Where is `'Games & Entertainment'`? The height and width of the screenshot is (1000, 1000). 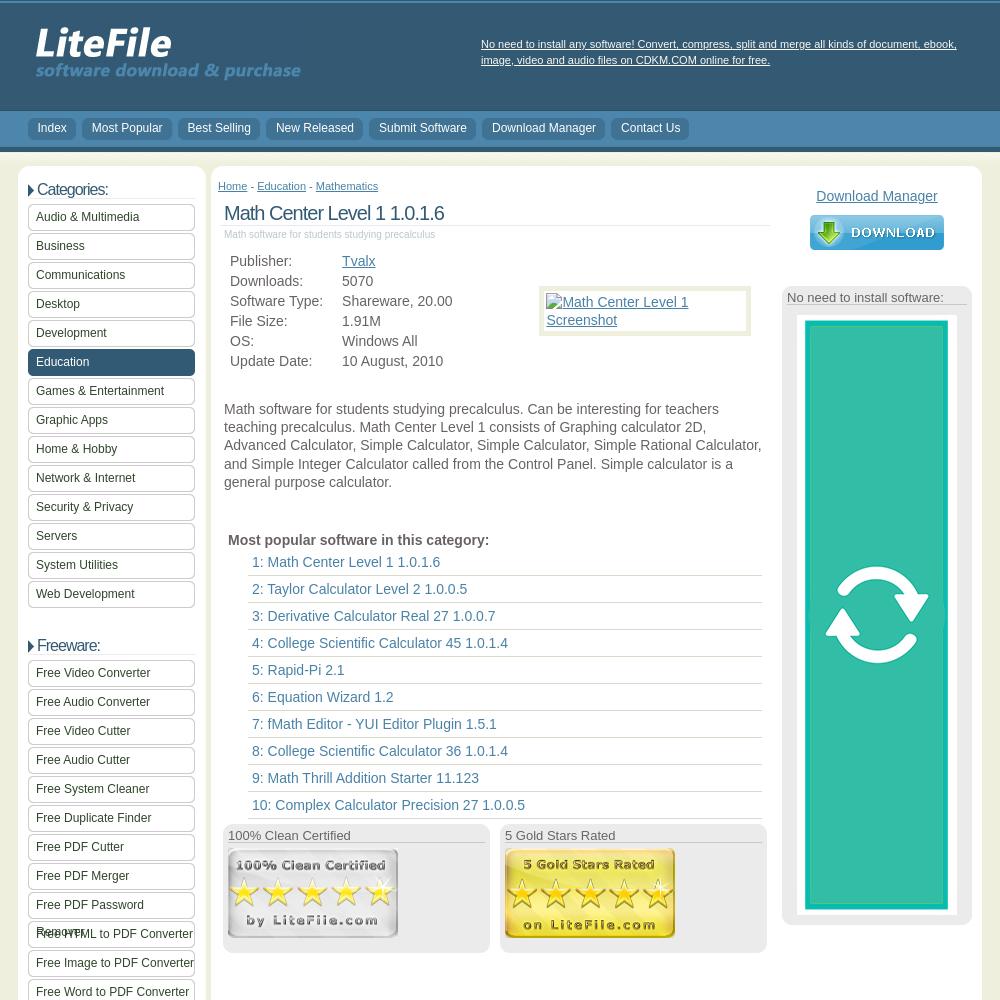
'Games & Entertainment' is located at coordinates (99, 391).